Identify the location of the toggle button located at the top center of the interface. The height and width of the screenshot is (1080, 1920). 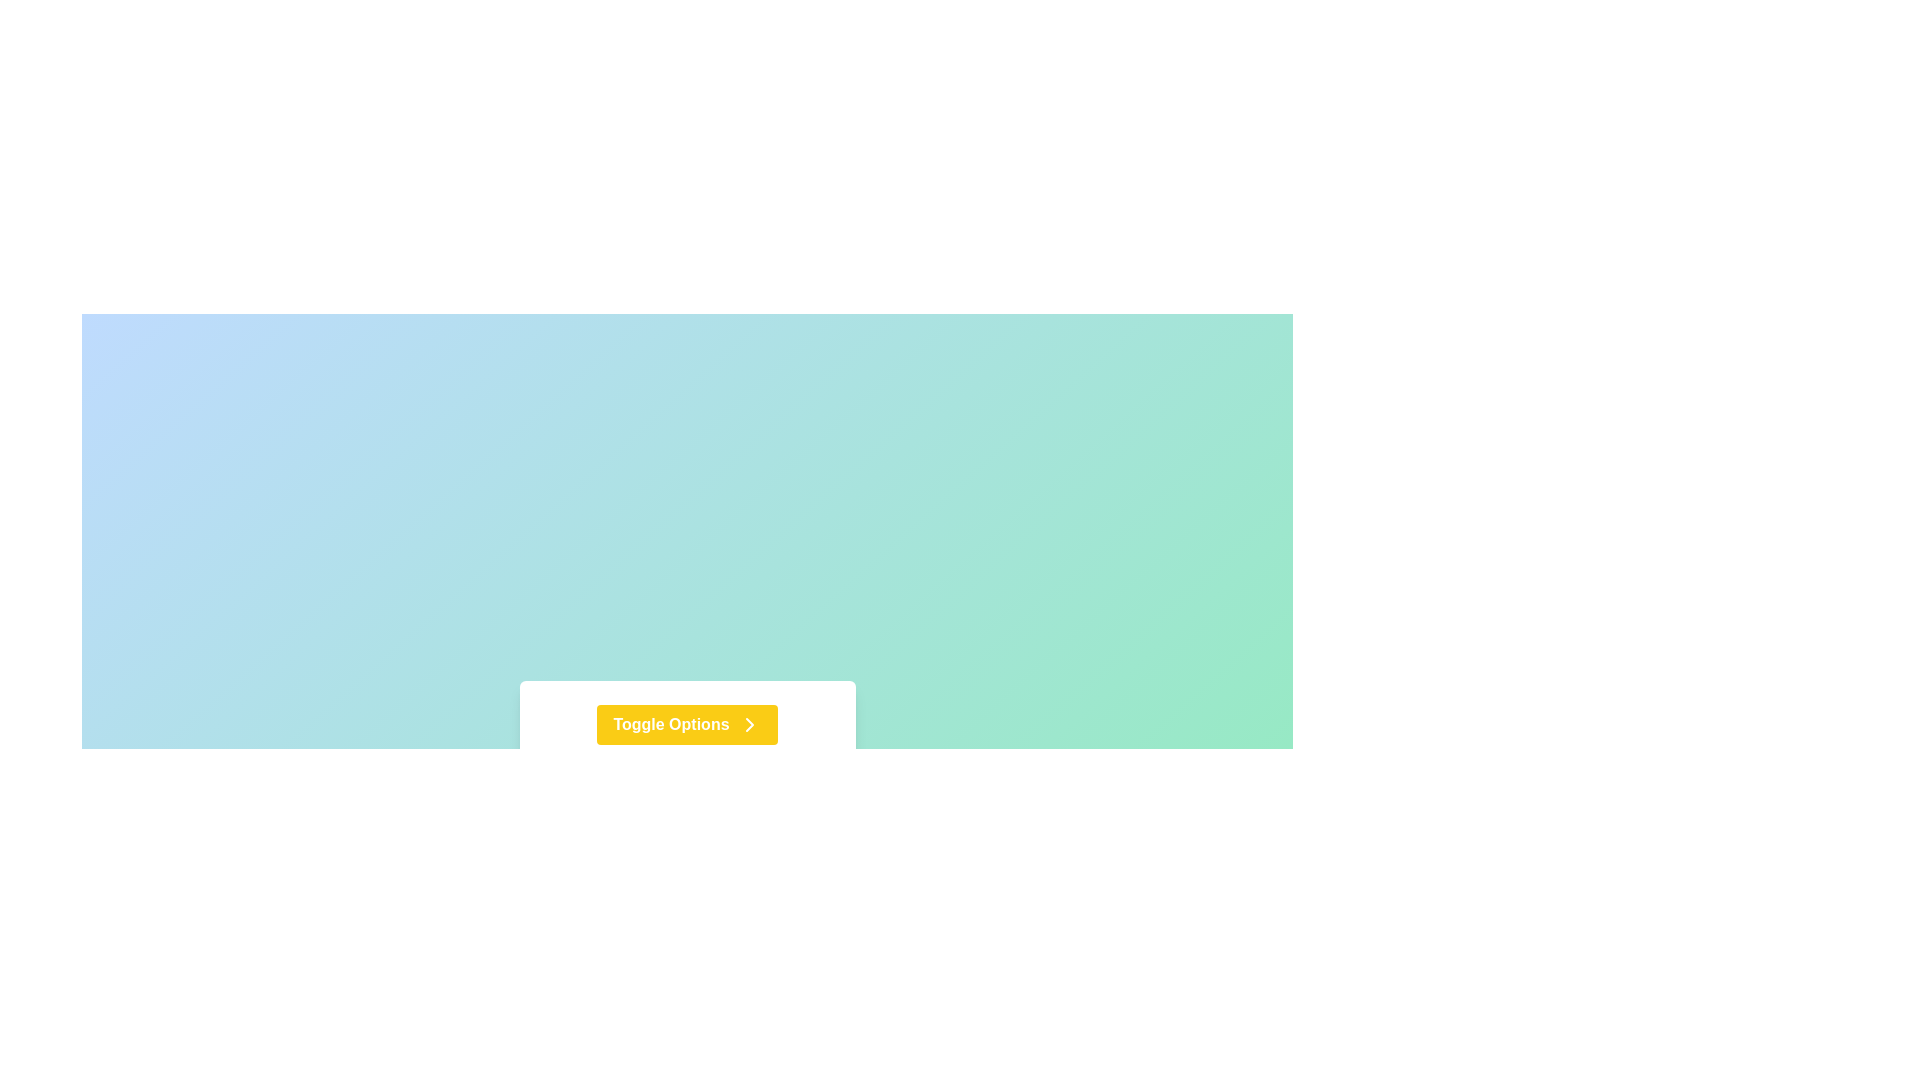
(687, 725).